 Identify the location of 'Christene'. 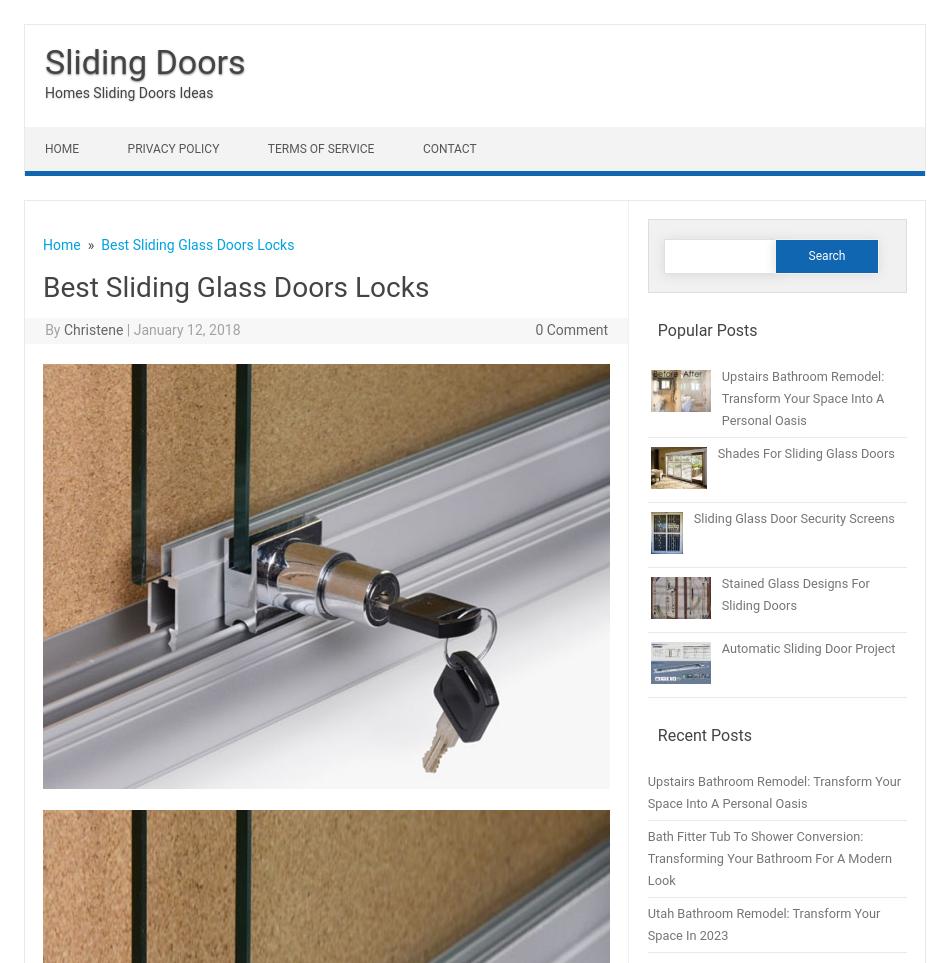
(93, 330).